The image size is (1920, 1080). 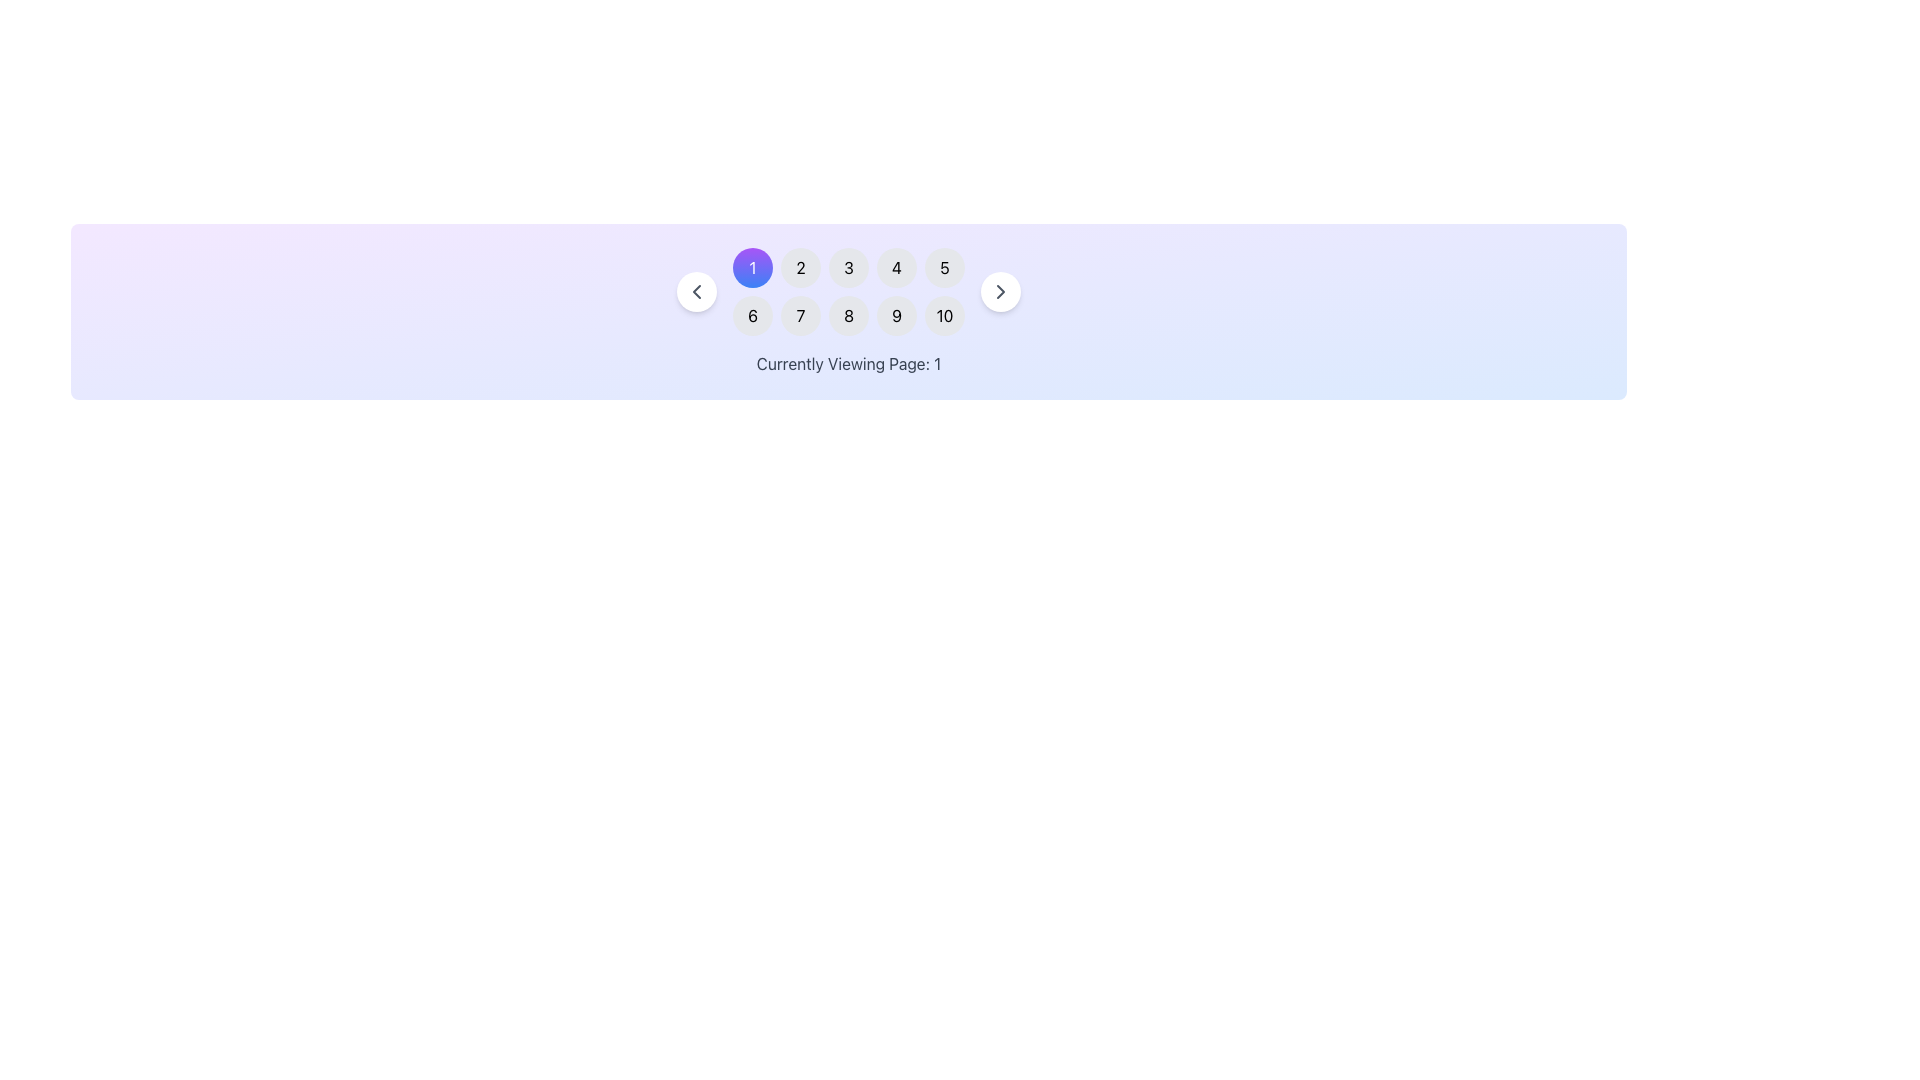 What do you see at coordinates (944, 315) in the screenshot?
I see `the circular button with a grey background and the number '10' centered in black text` at bounding box center [944, 315].